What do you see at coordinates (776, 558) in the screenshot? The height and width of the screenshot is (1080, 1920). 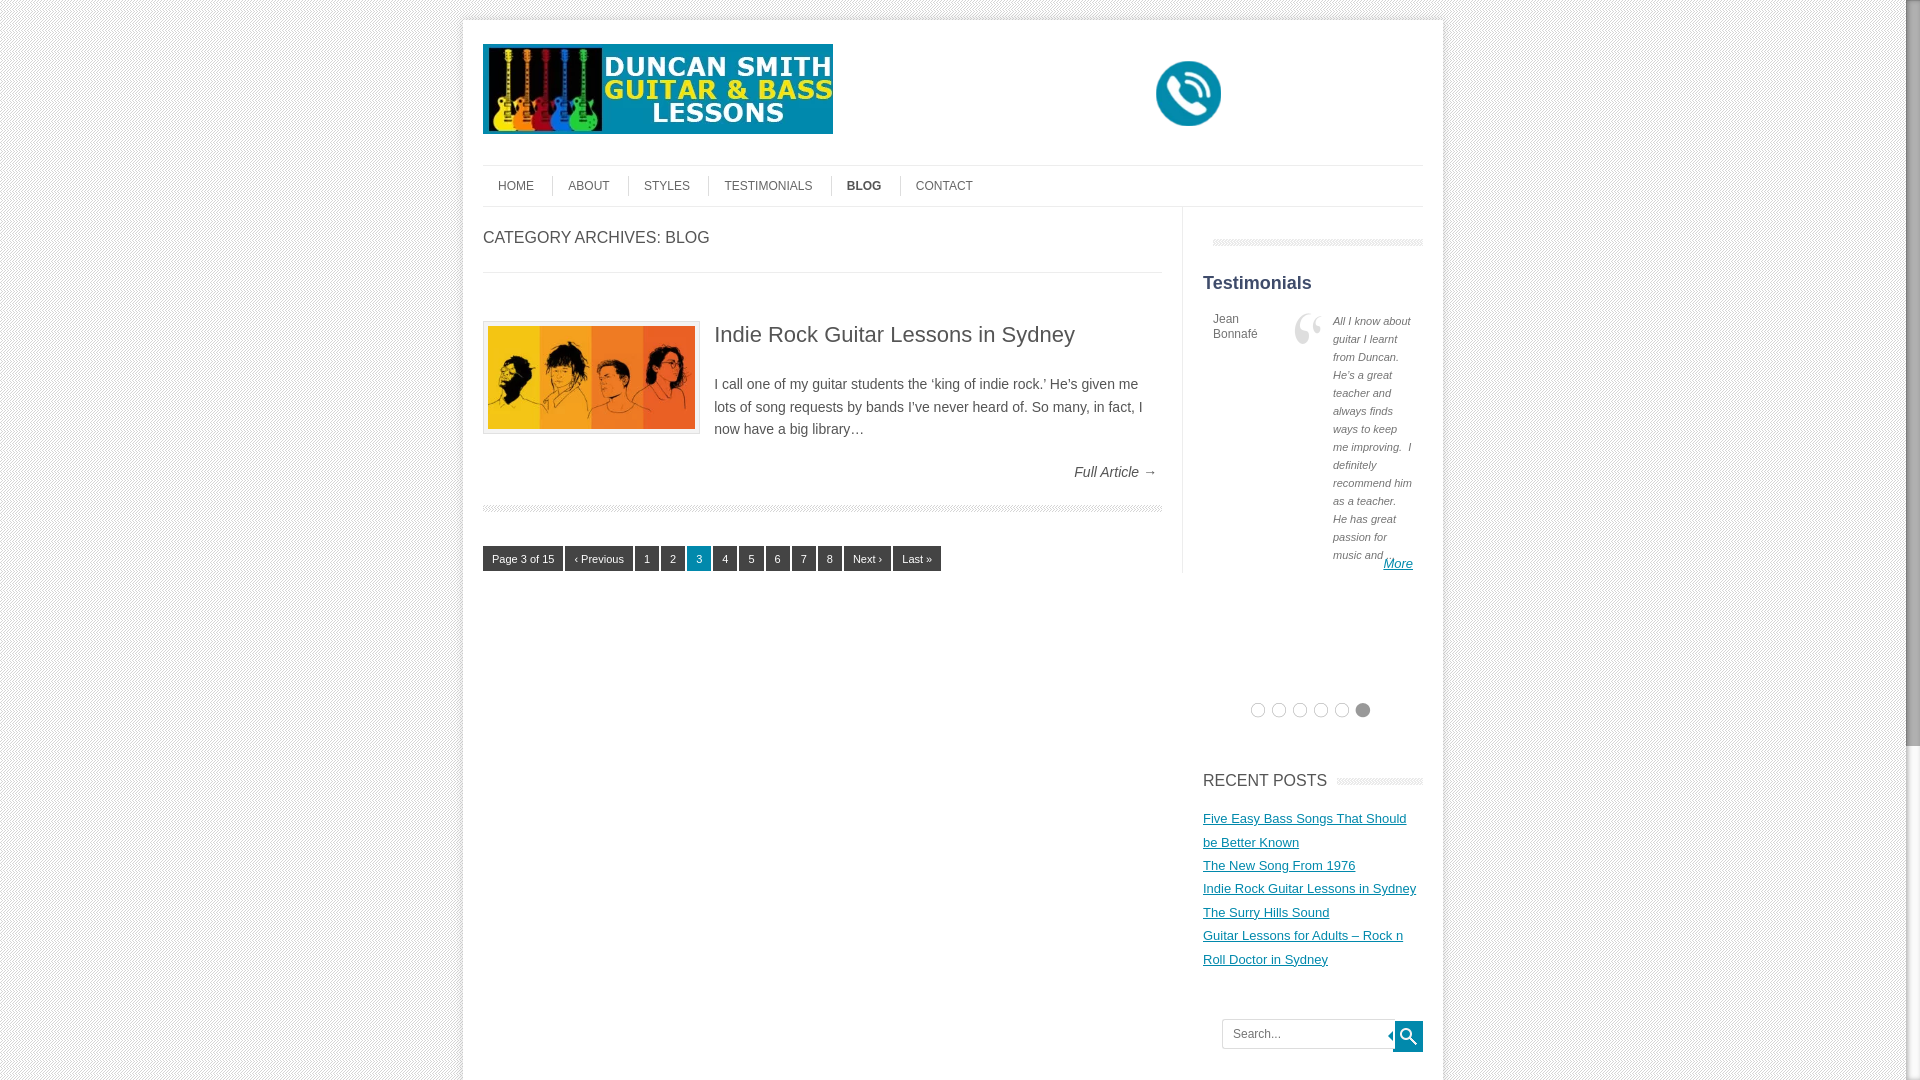 I see `'6'` at bounding box center [776, 558].